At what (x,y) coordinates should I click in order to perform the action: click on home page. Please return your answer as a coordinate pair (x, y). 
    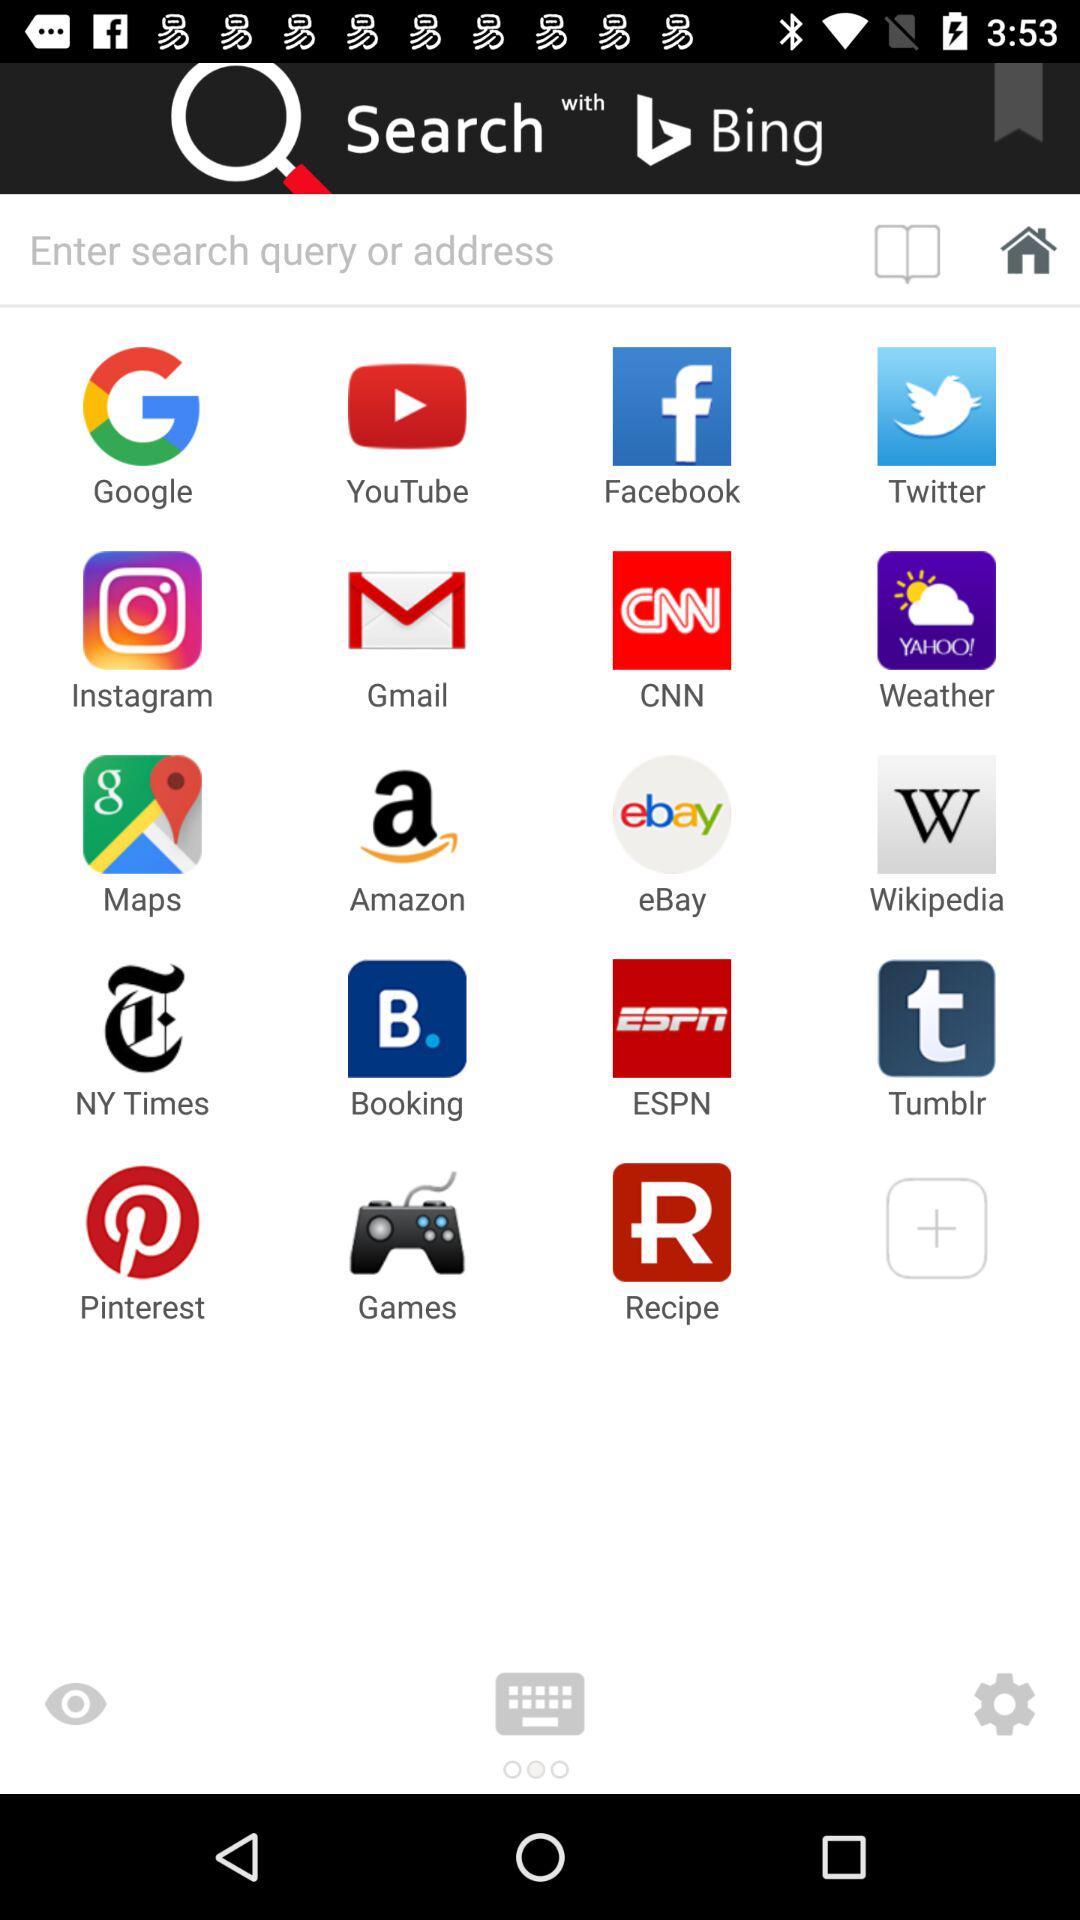
    Looking at the image, I should click on (1022, 248).